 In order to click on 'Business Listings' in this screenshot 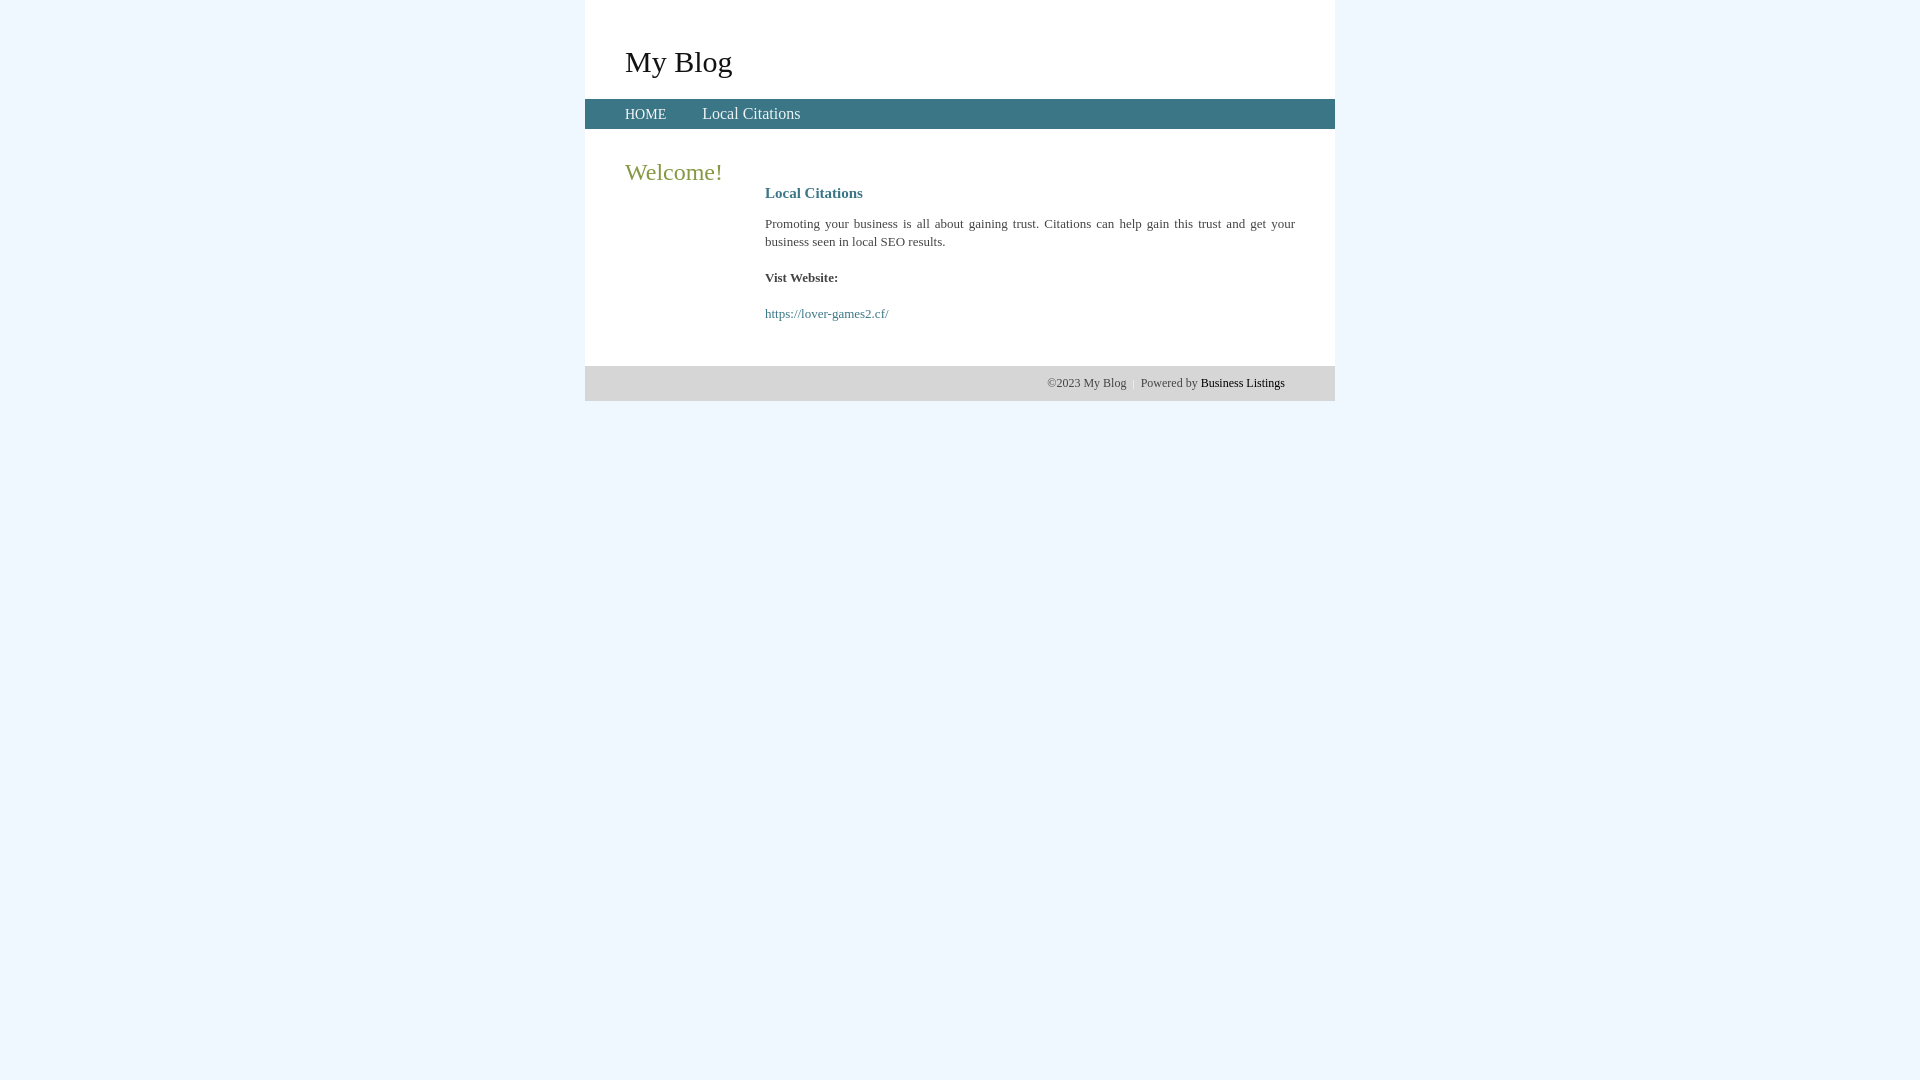, I will do `click(1242, 382)`.